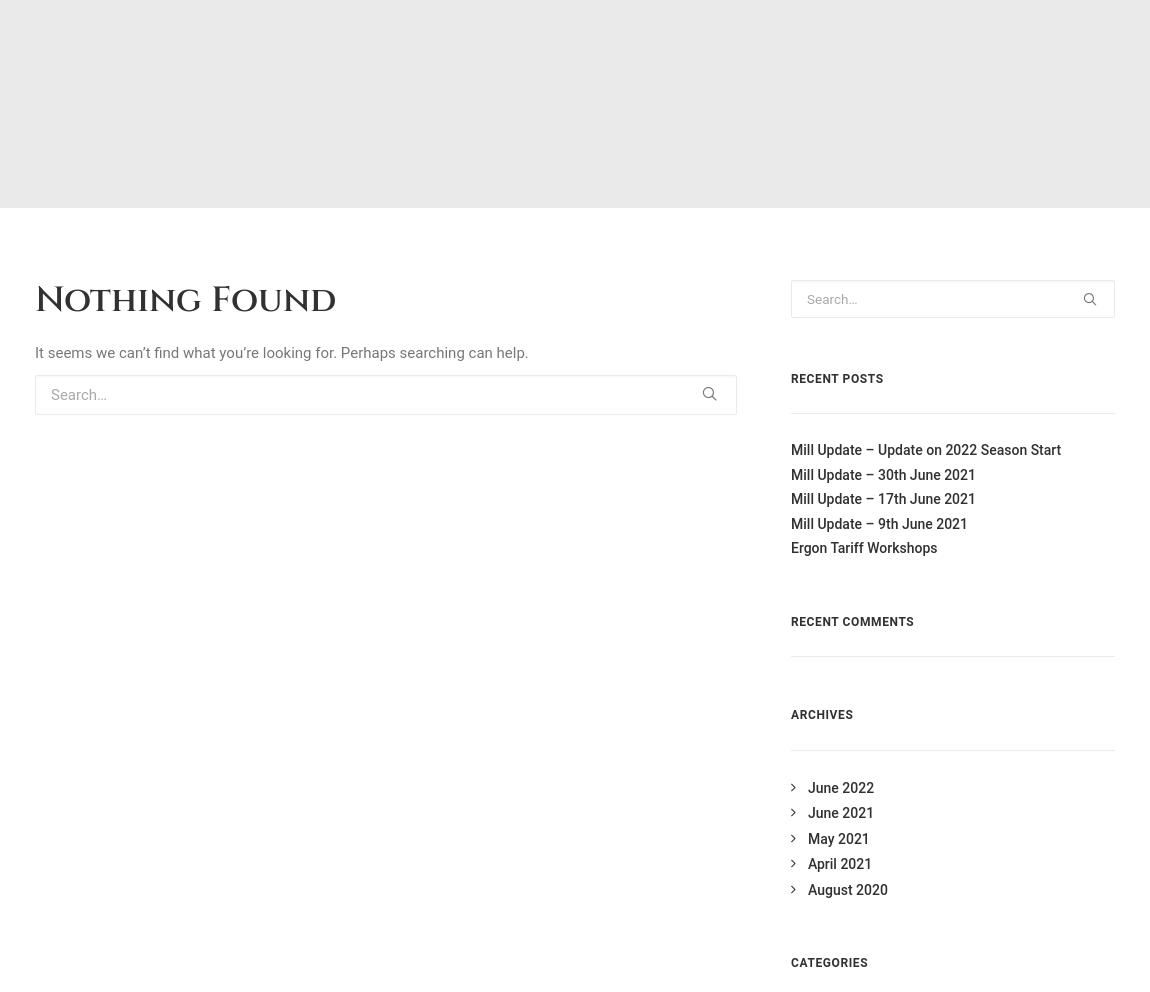 This screenshot has width=1150, height=992. Describe the element at coordinates (625, 729) in the screenshot. I see `'4807'` at that location.